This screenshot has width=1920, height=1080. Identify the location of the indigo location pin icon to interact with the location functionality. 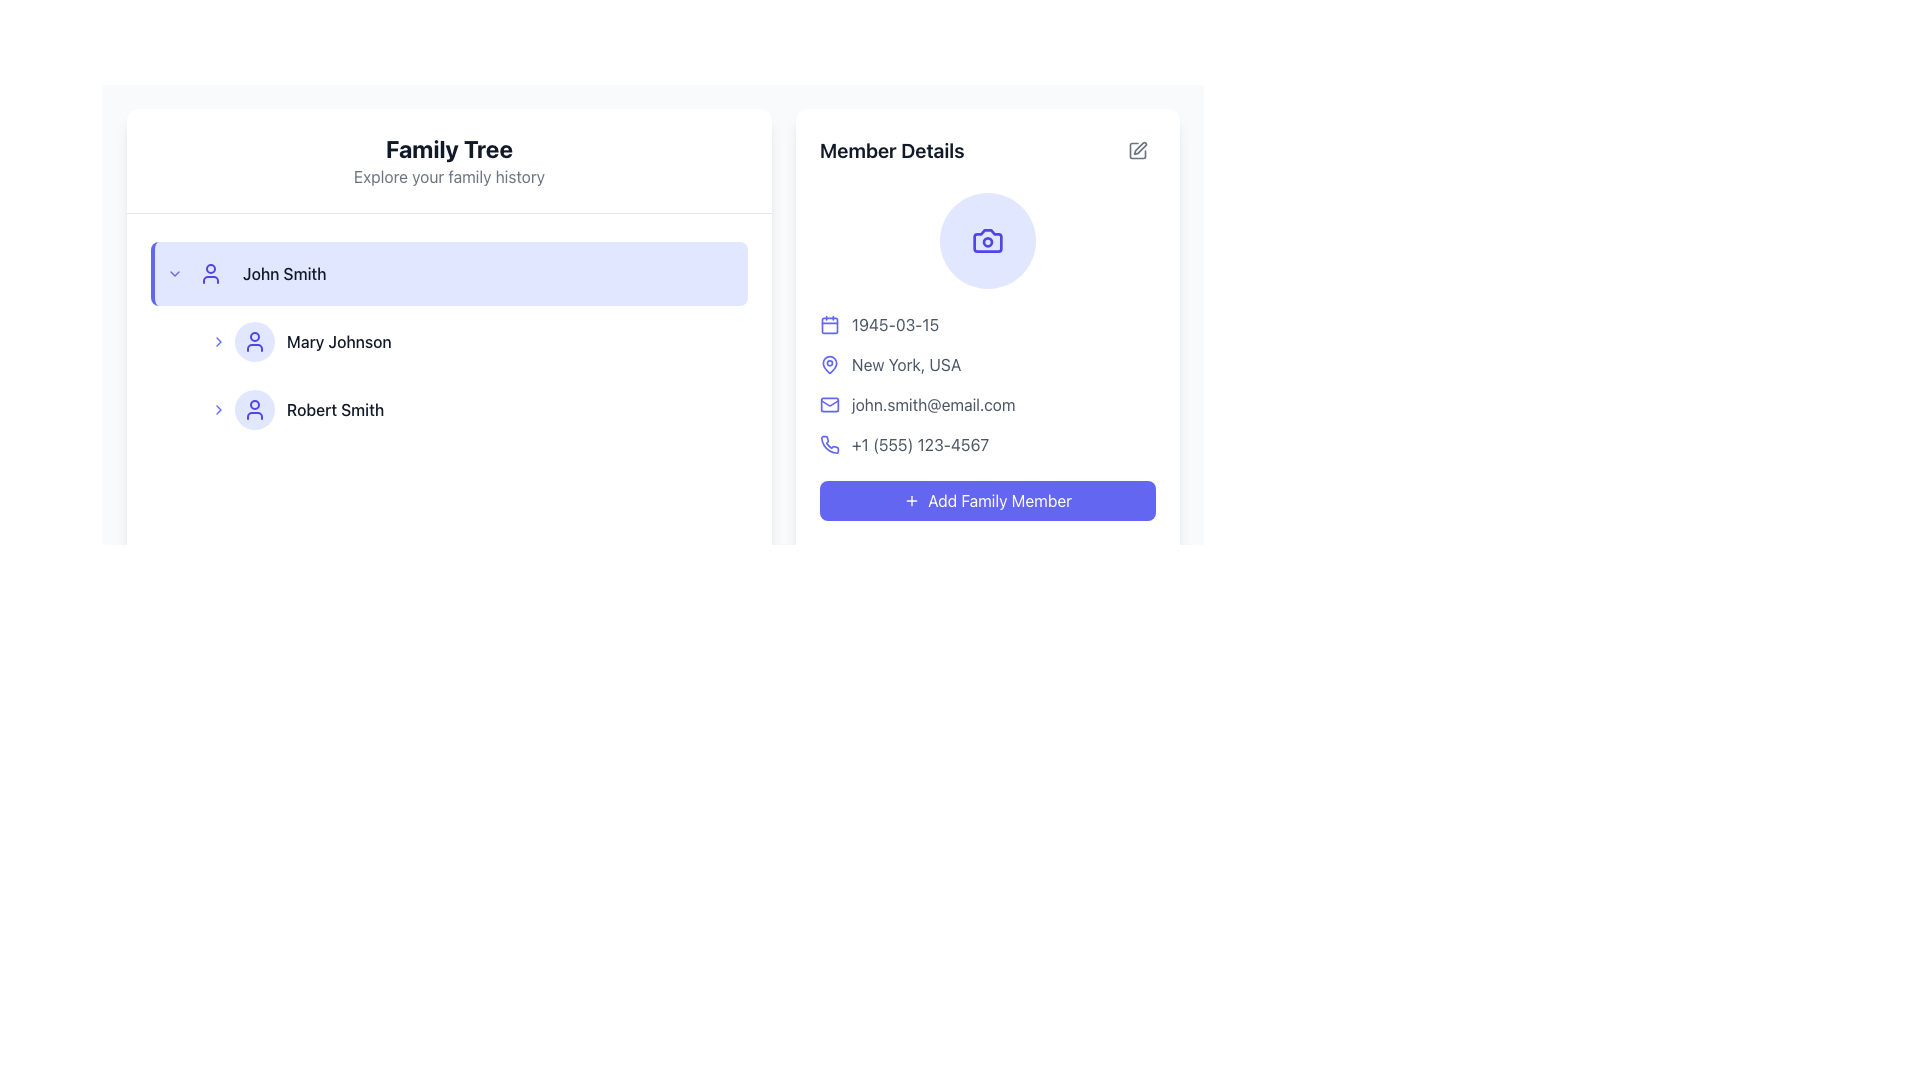
(830, 365).